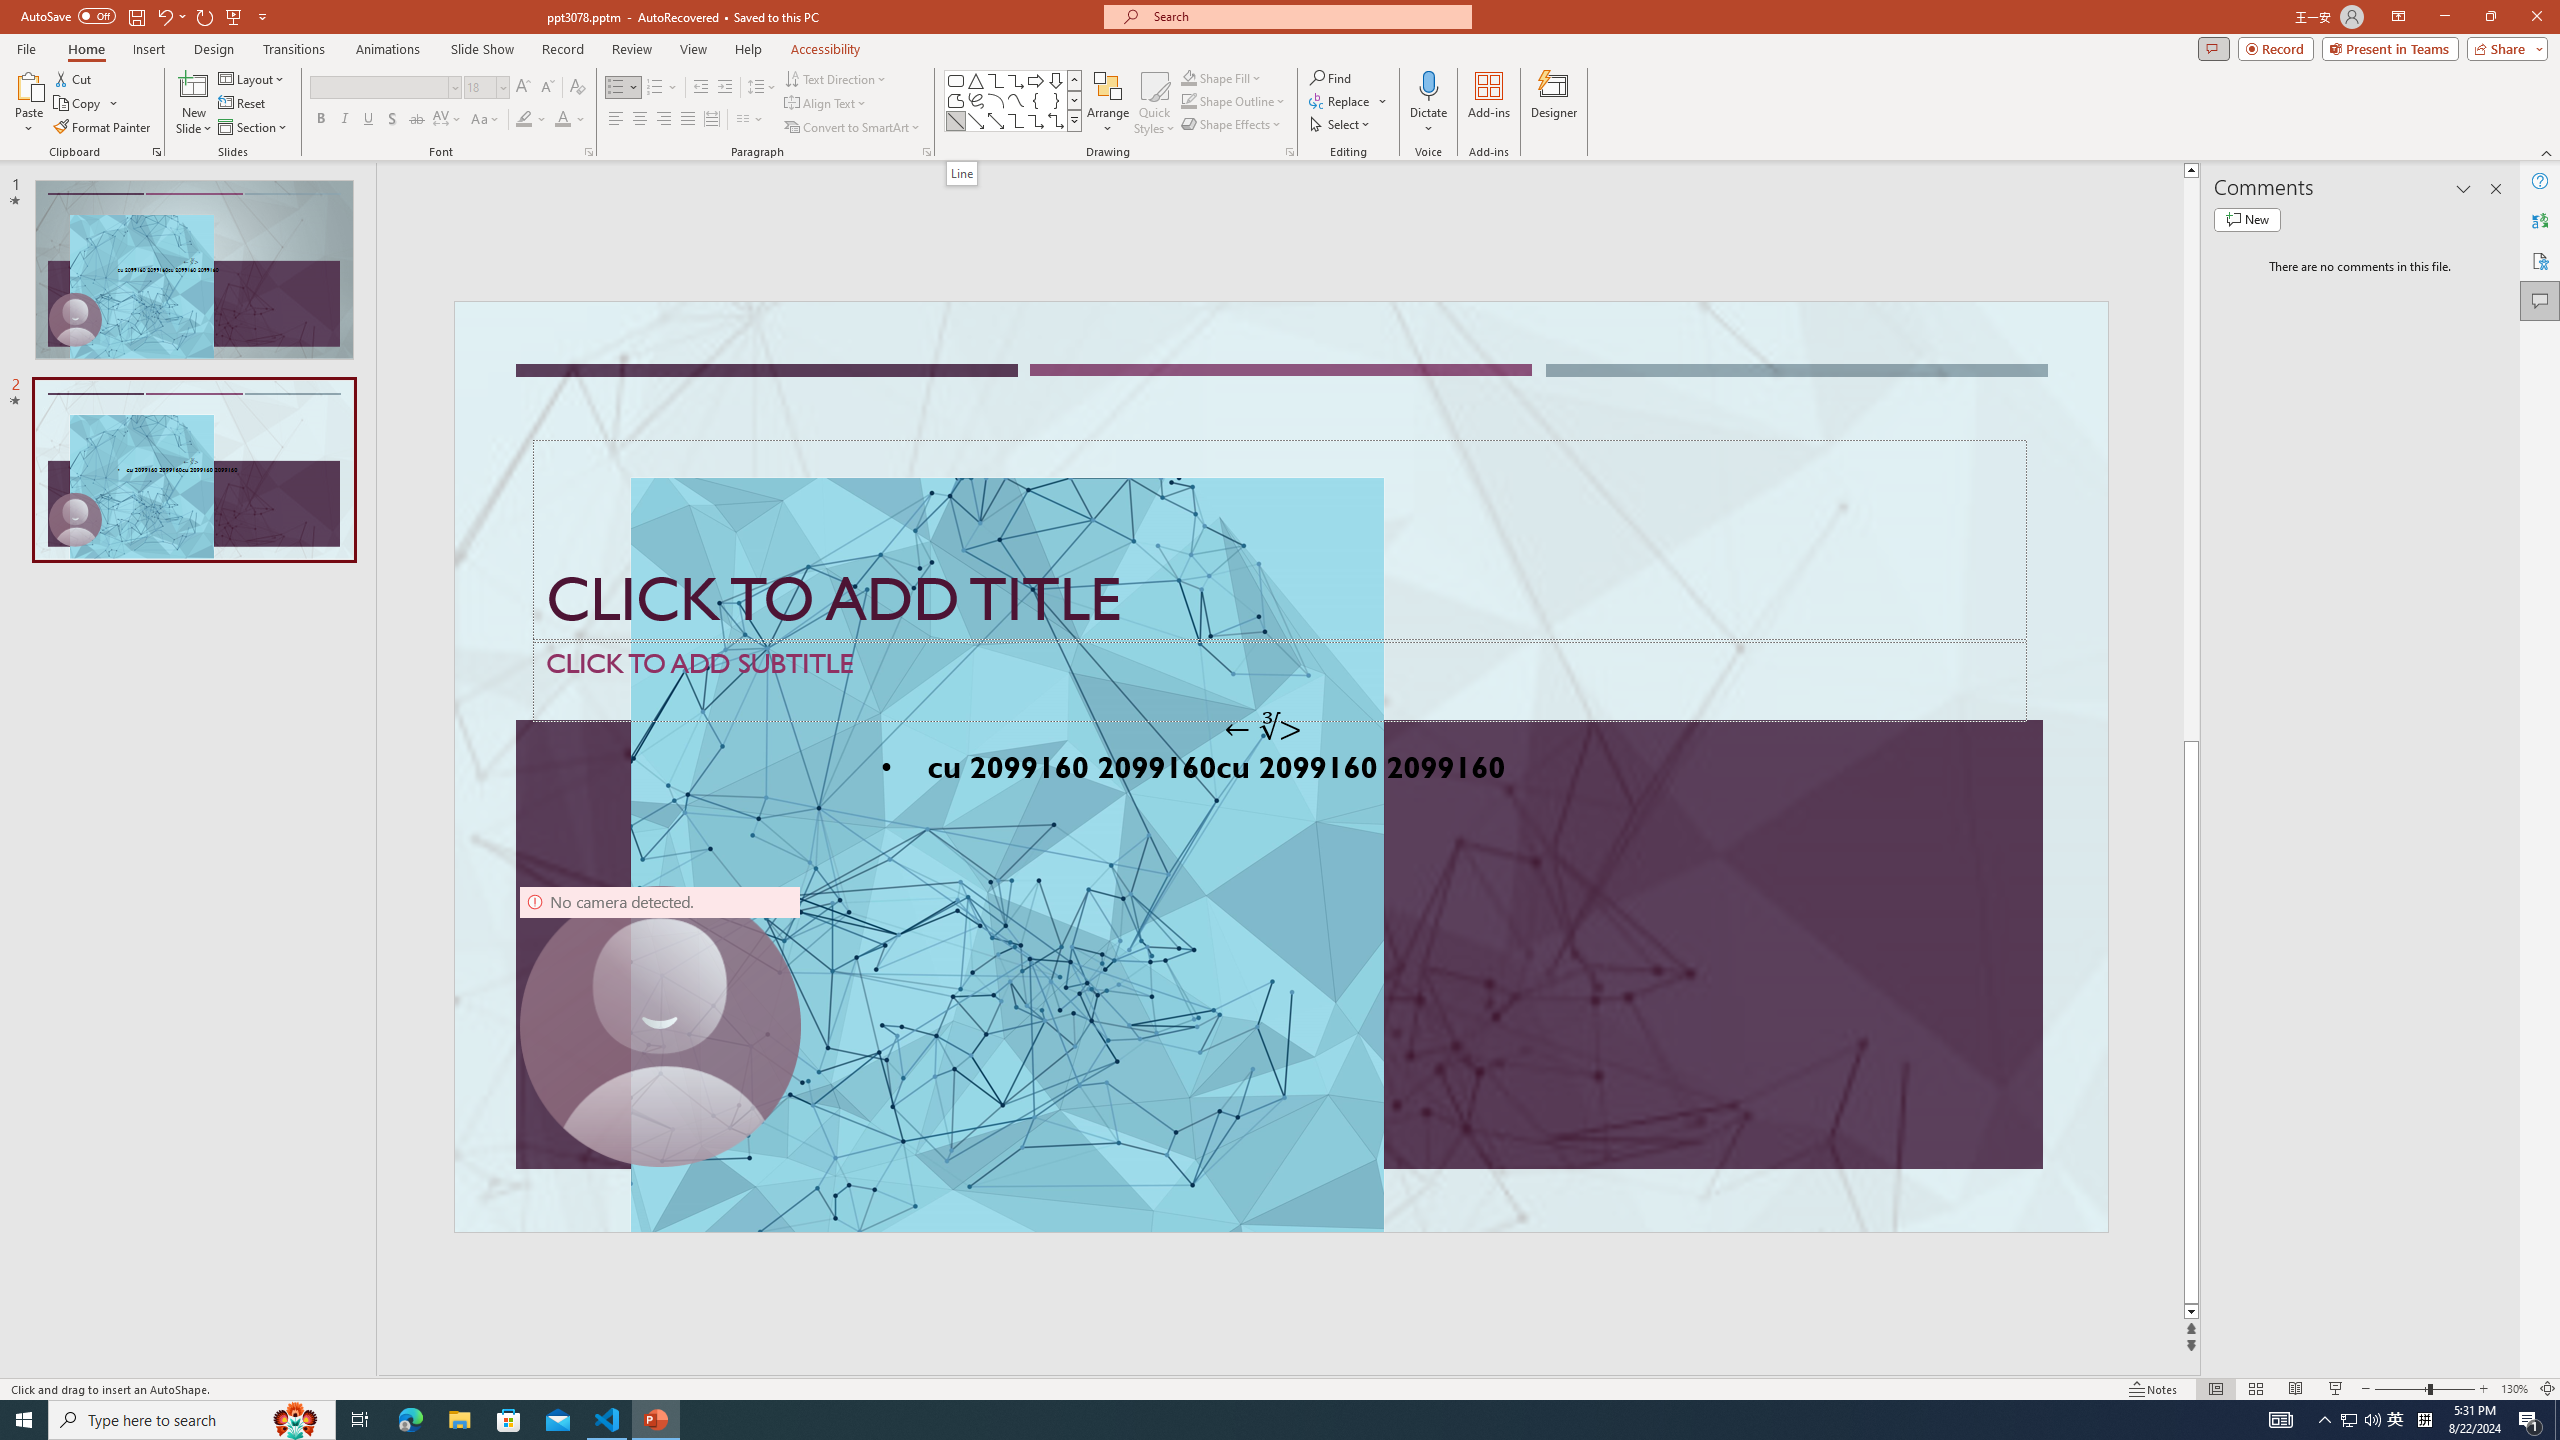 This screenshot has width=2560, height=1440. I want to click on 'Microsoft search', so click(1304, 16).